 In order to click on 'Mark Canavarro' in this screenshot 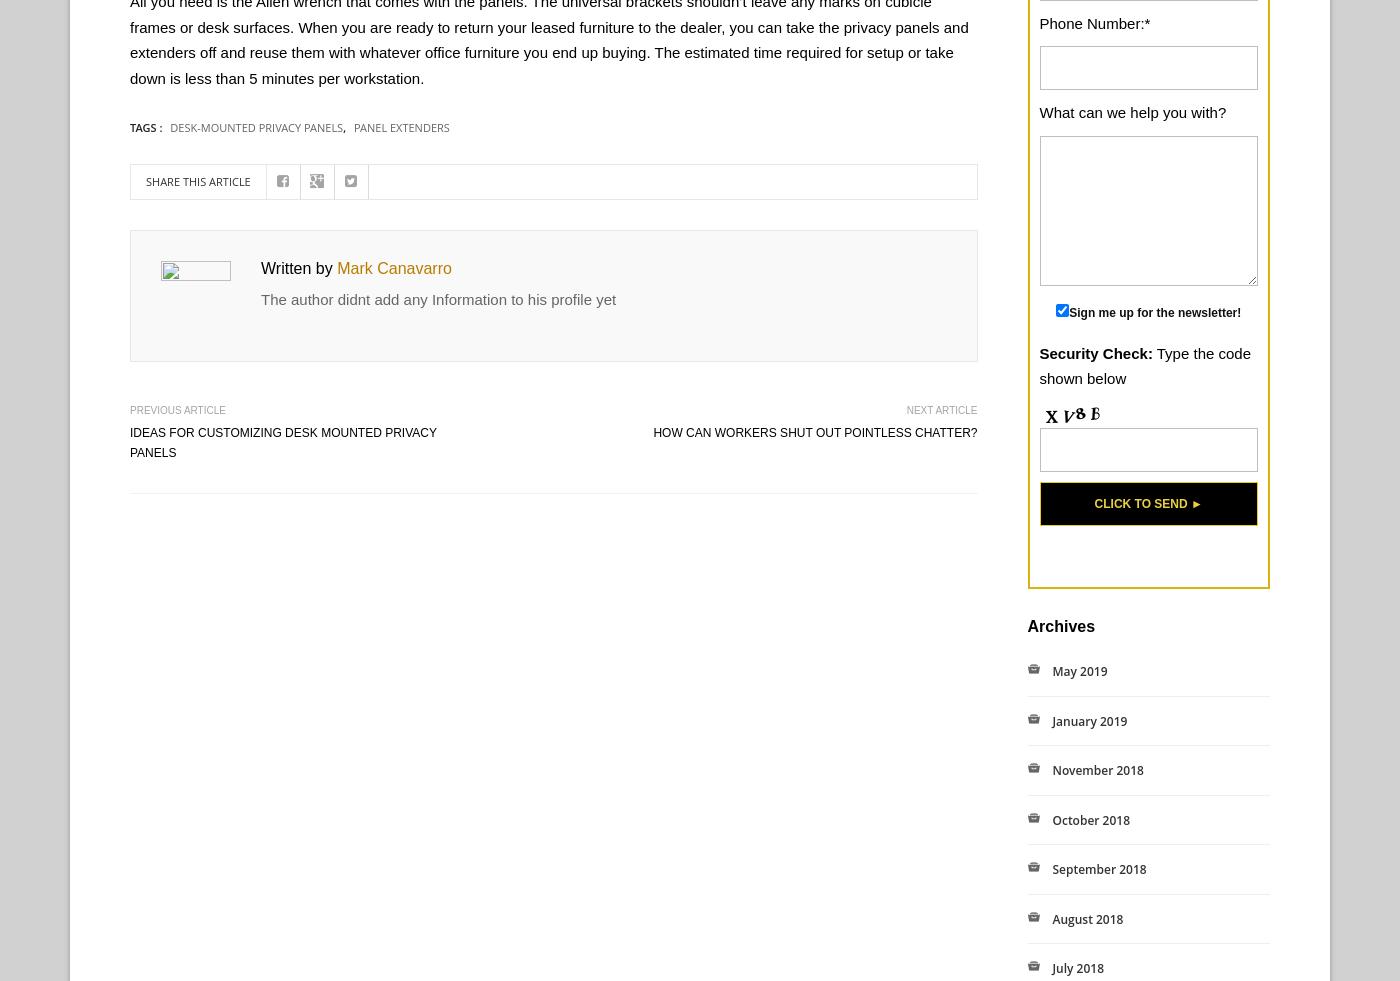, I will do `click(393, 267)`.